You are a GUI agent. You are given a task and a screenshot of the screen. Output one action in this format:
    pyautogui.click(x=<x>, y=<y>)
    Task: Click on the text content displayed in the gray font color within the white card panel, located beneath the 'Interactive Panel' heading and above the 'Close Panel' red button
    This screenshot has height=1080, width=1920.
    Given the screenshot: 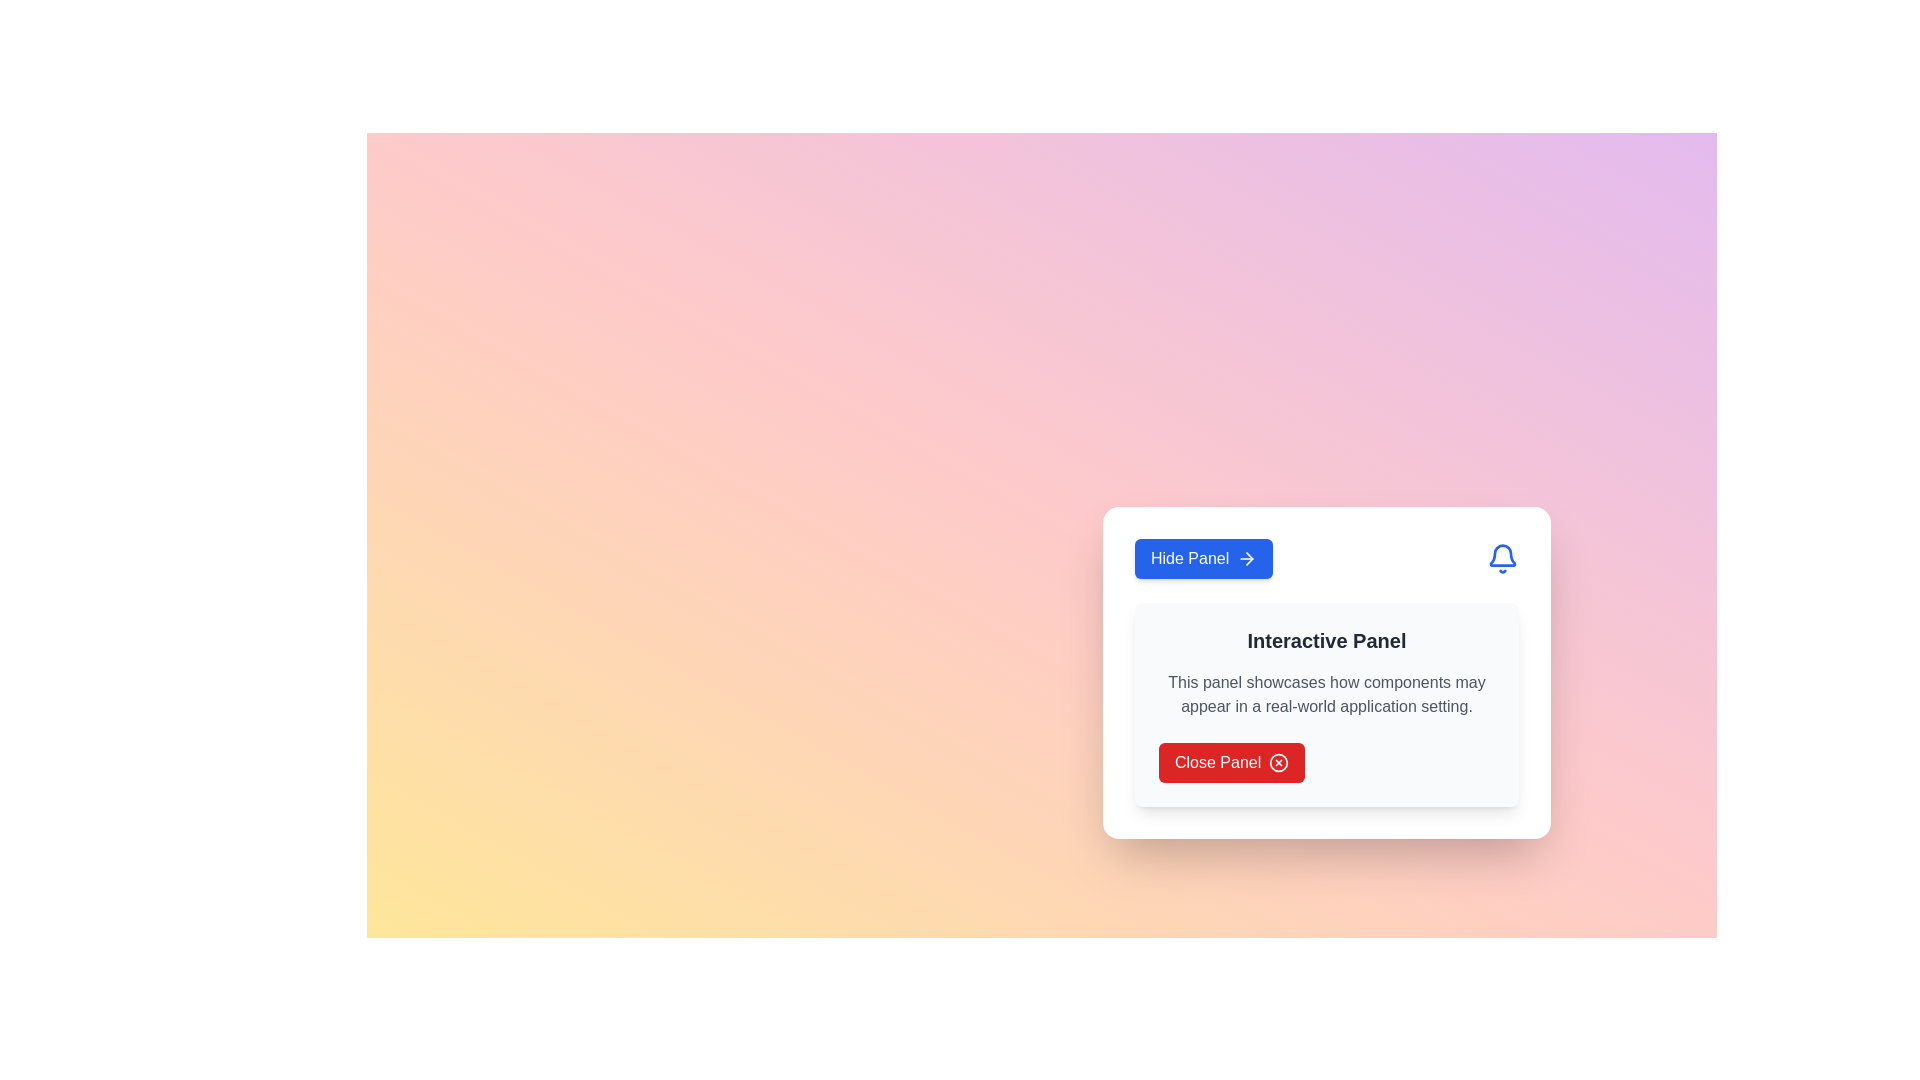 What is the action you would take?
    pyautogui.click(x=1326, y=693)
    